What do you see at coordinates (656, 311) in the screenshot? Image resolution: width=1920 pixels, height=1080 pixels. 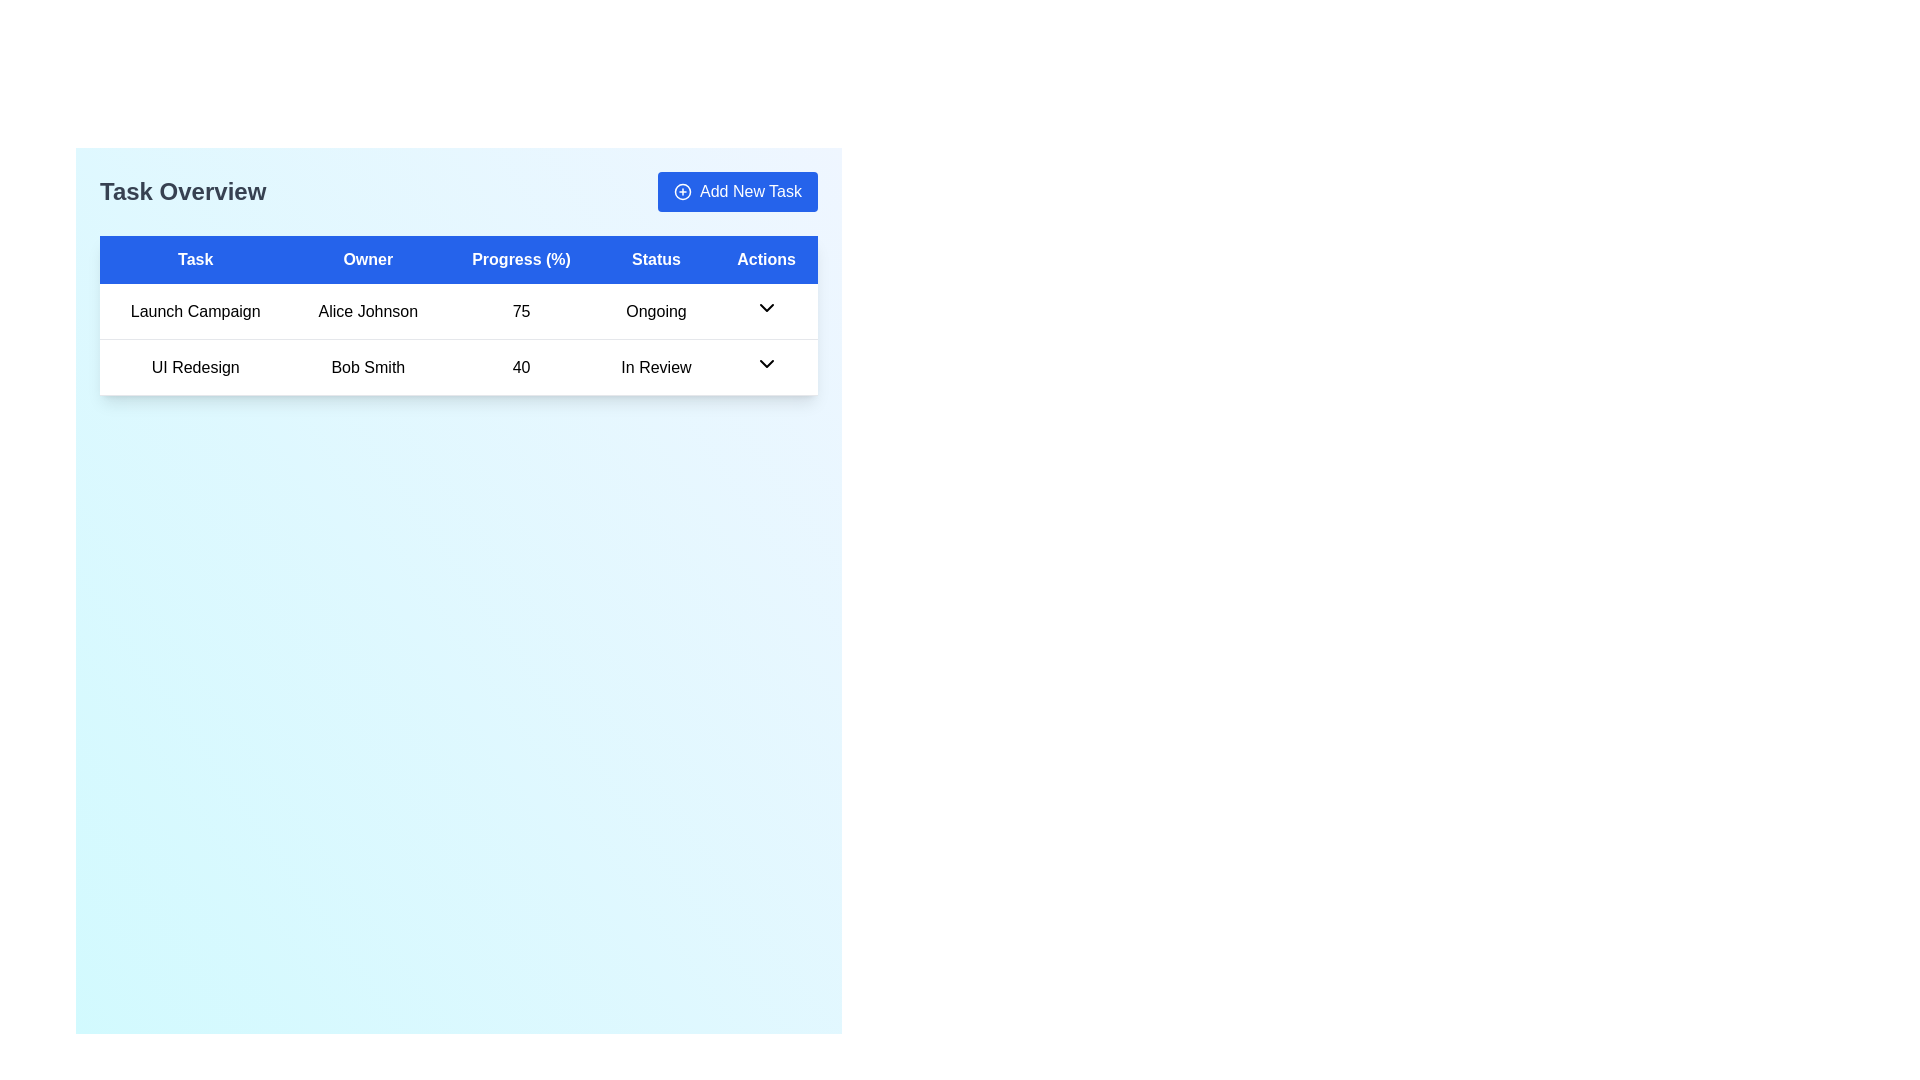 I see `the 'Ongoing' text label in the fourth column of the first row under the 'Status' heading, which is styled in black text on a white background` at bounding box center [656, 311].